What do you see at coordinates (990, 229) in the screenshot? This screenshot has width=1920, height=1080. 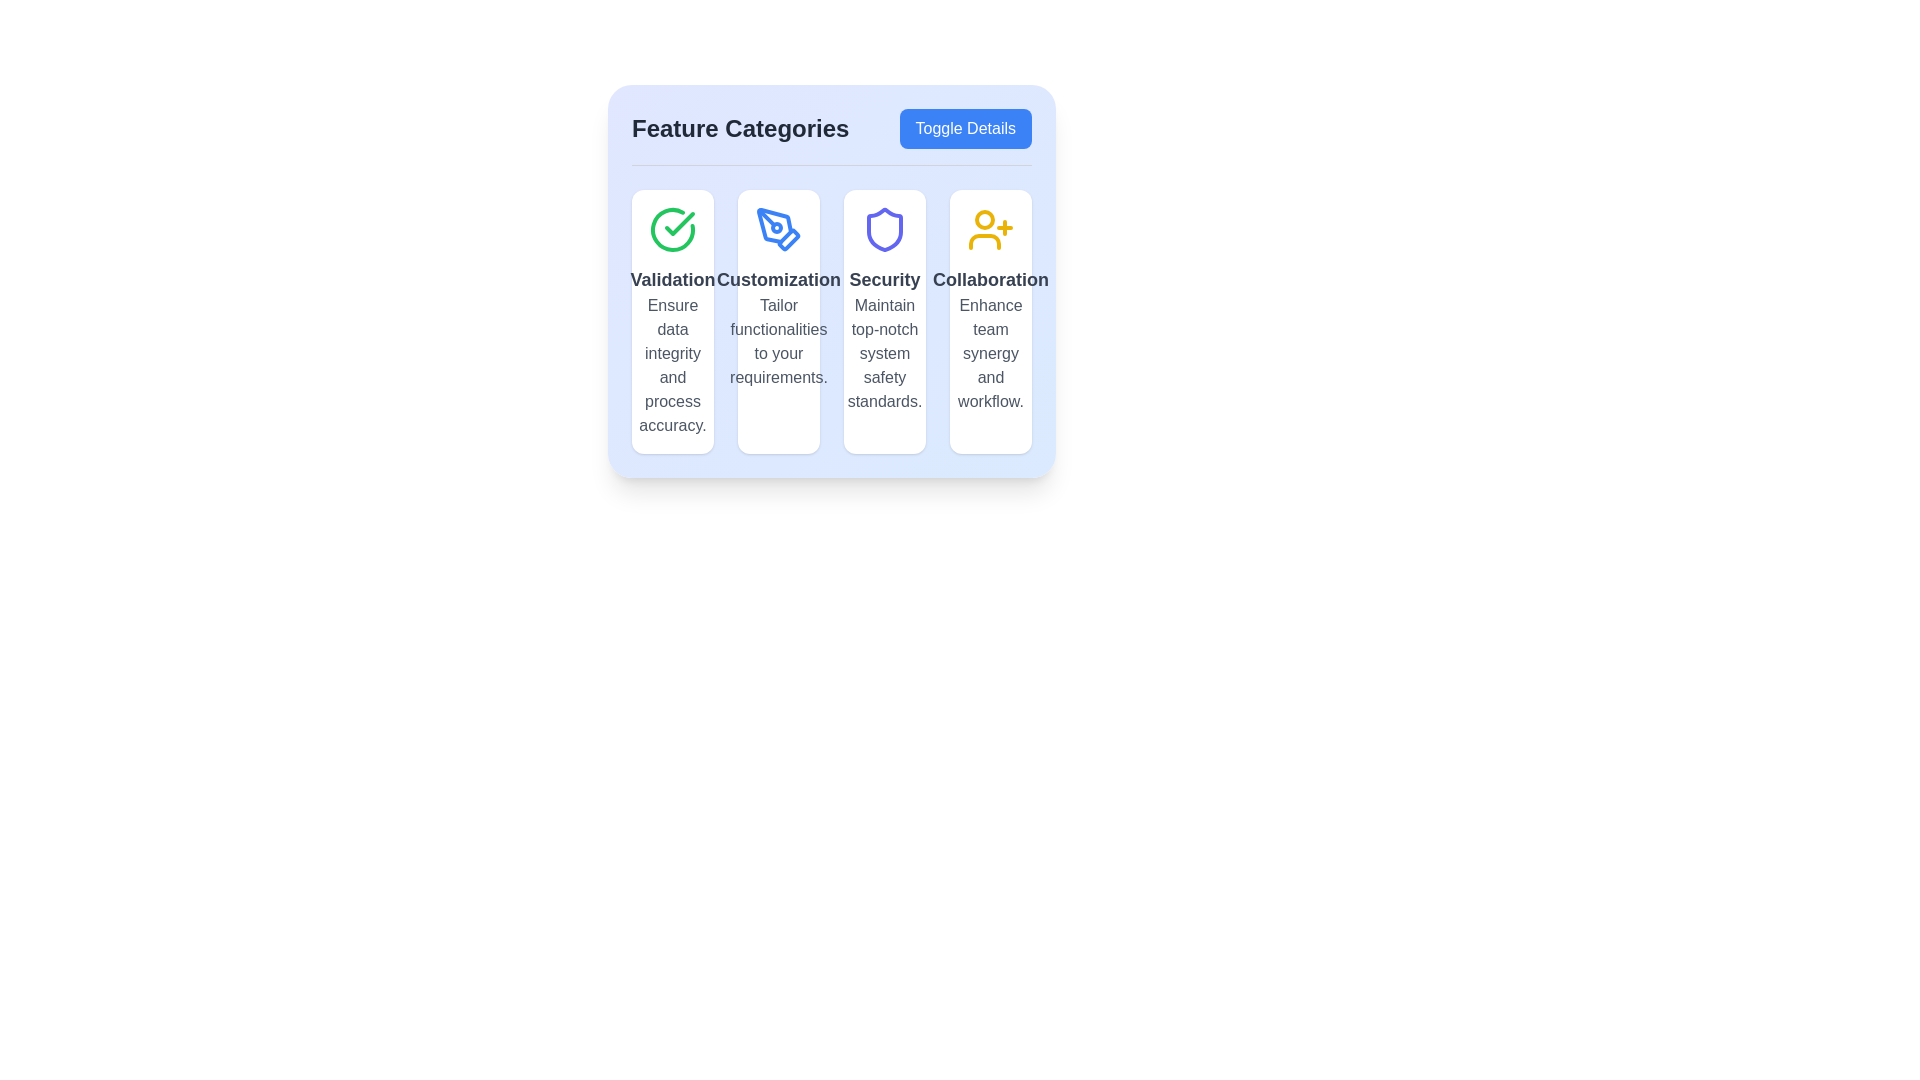 I see `the collaboration icon located in the fourth card of the 'Feature Categories' section, which is the uppermost icon beneath the 'Collaboration' heading` at bounding box center [990, 229].